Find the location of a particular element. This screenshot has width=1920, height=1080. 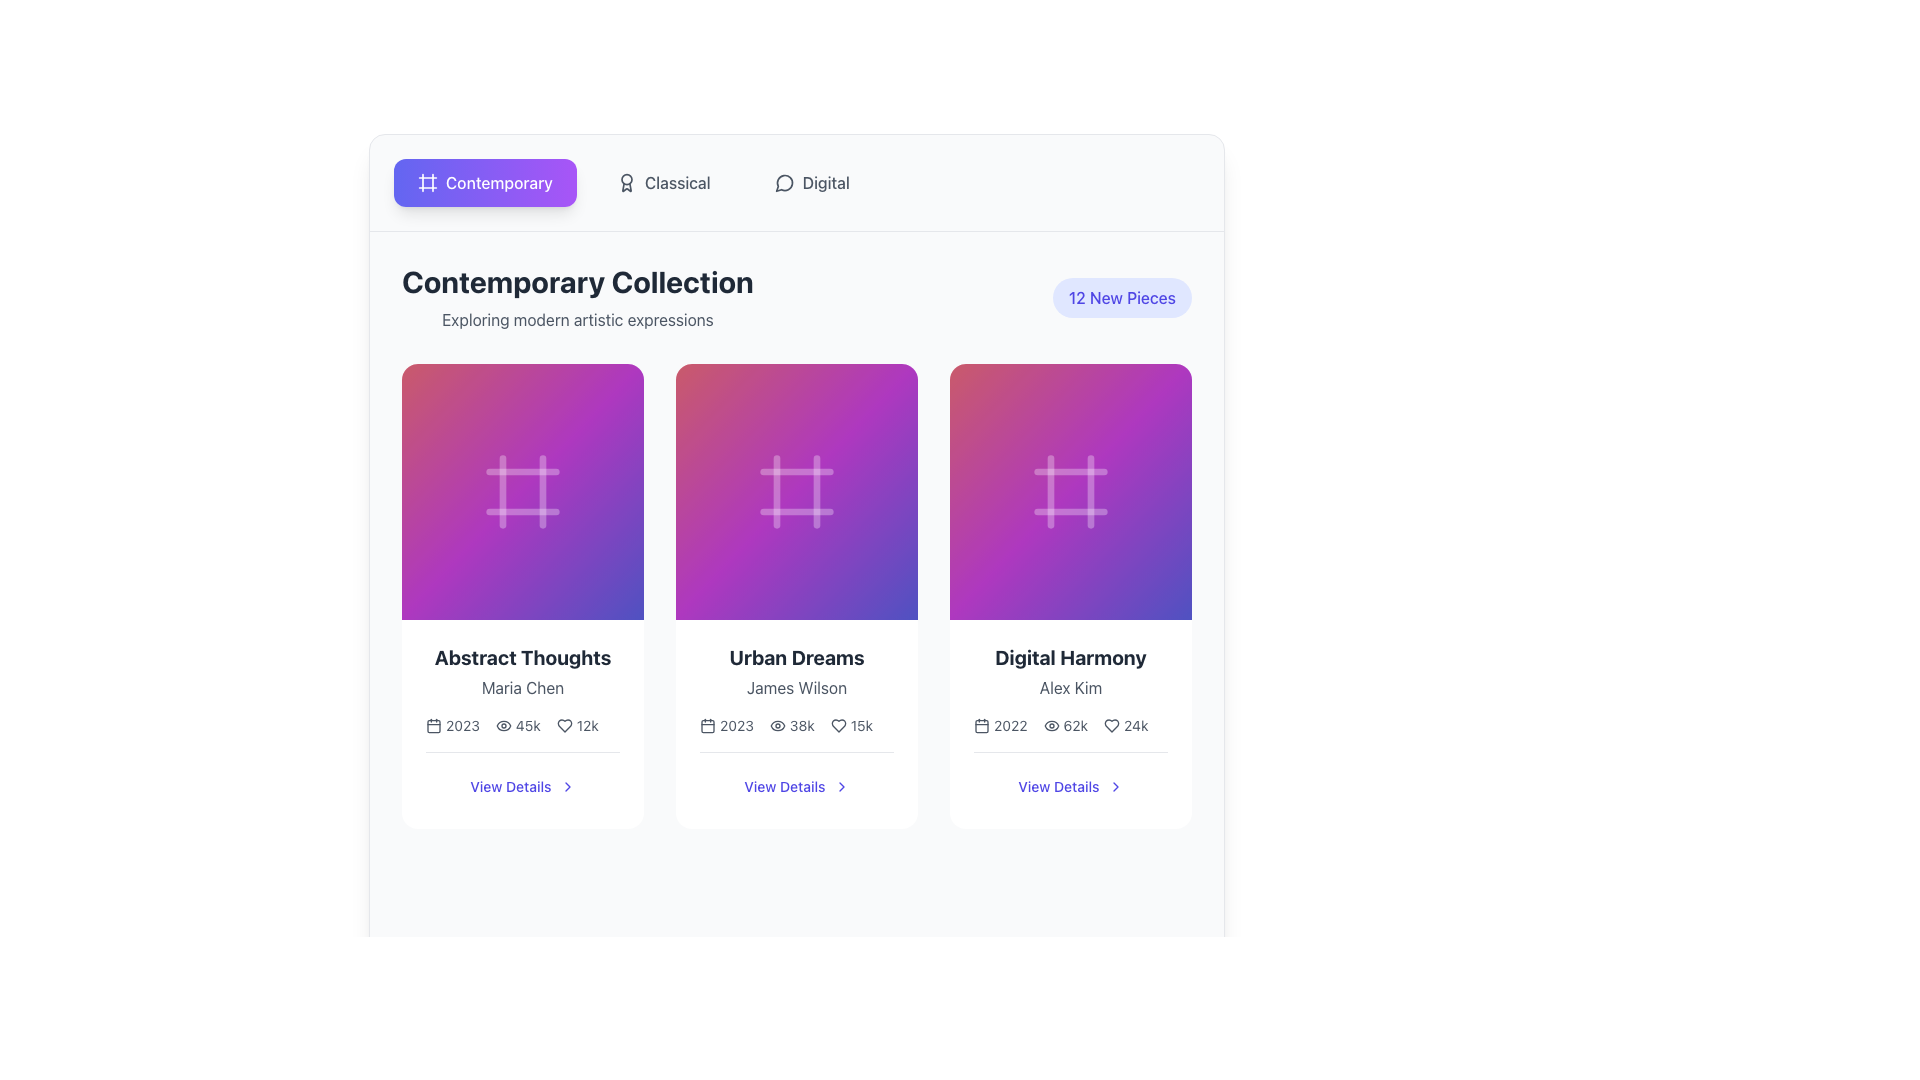

the 'Classical' navigation tab button, which is the second tab in a row of three tabs labeled 'Contemporary', 'Classical', and 'Digital' is located at coordinates (663, 182).